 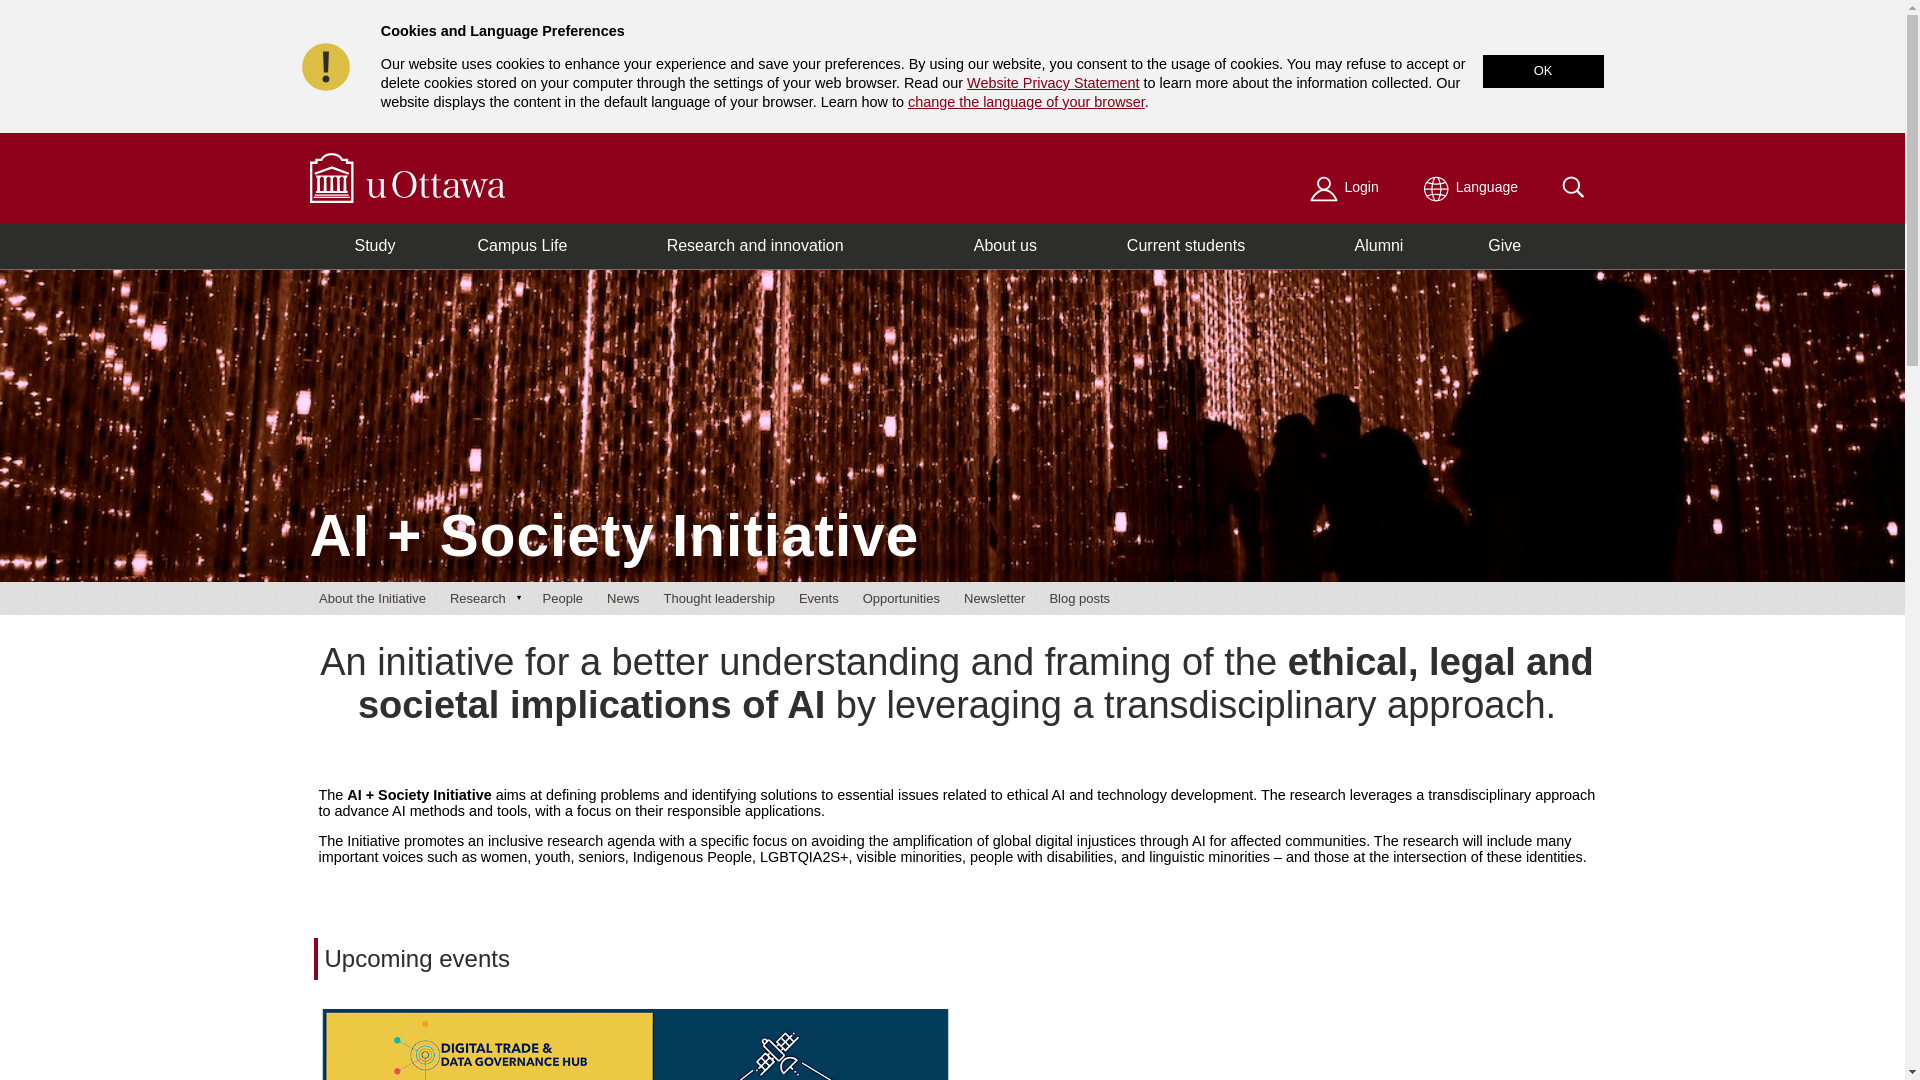 What do you see at coordinates (1504, 245) in the screenshot?
I see `'Give'` at bounding box center [1504, 245].